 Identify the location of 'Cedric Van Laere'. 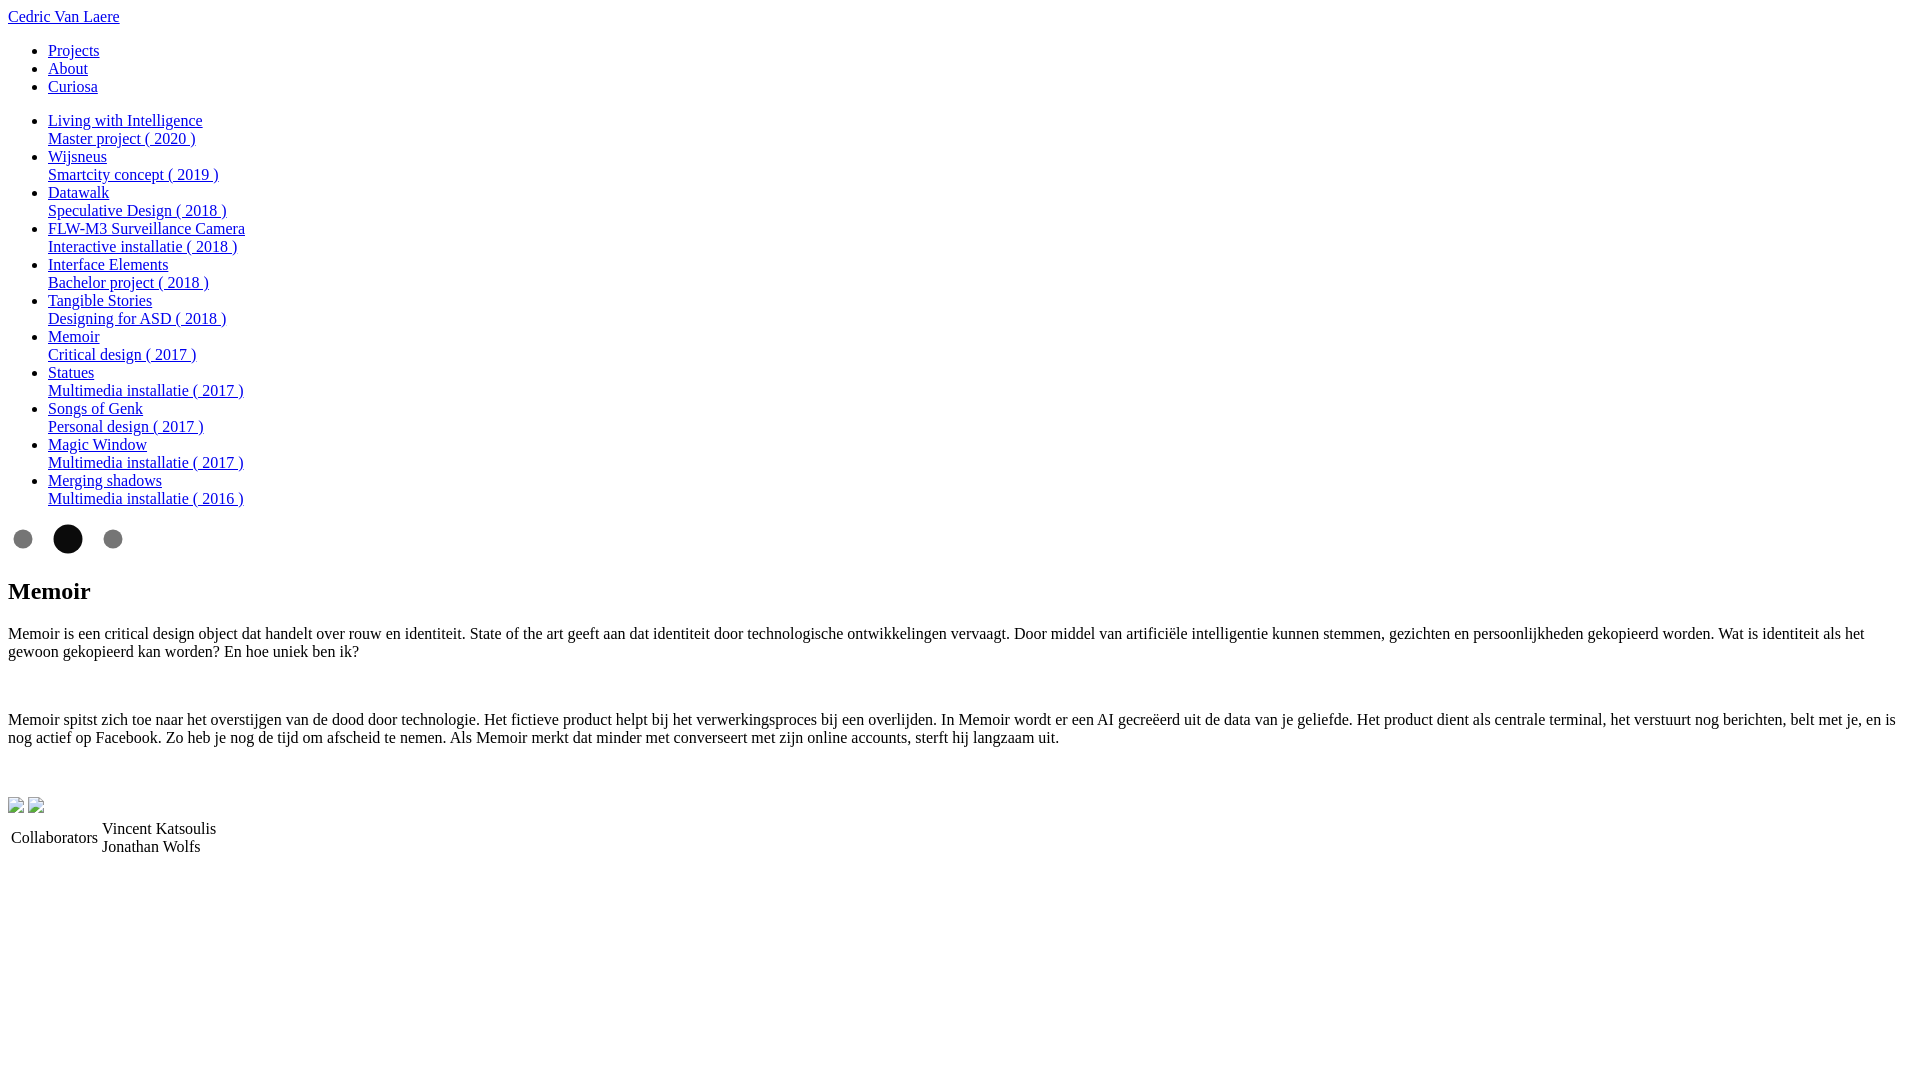
(63, 16).